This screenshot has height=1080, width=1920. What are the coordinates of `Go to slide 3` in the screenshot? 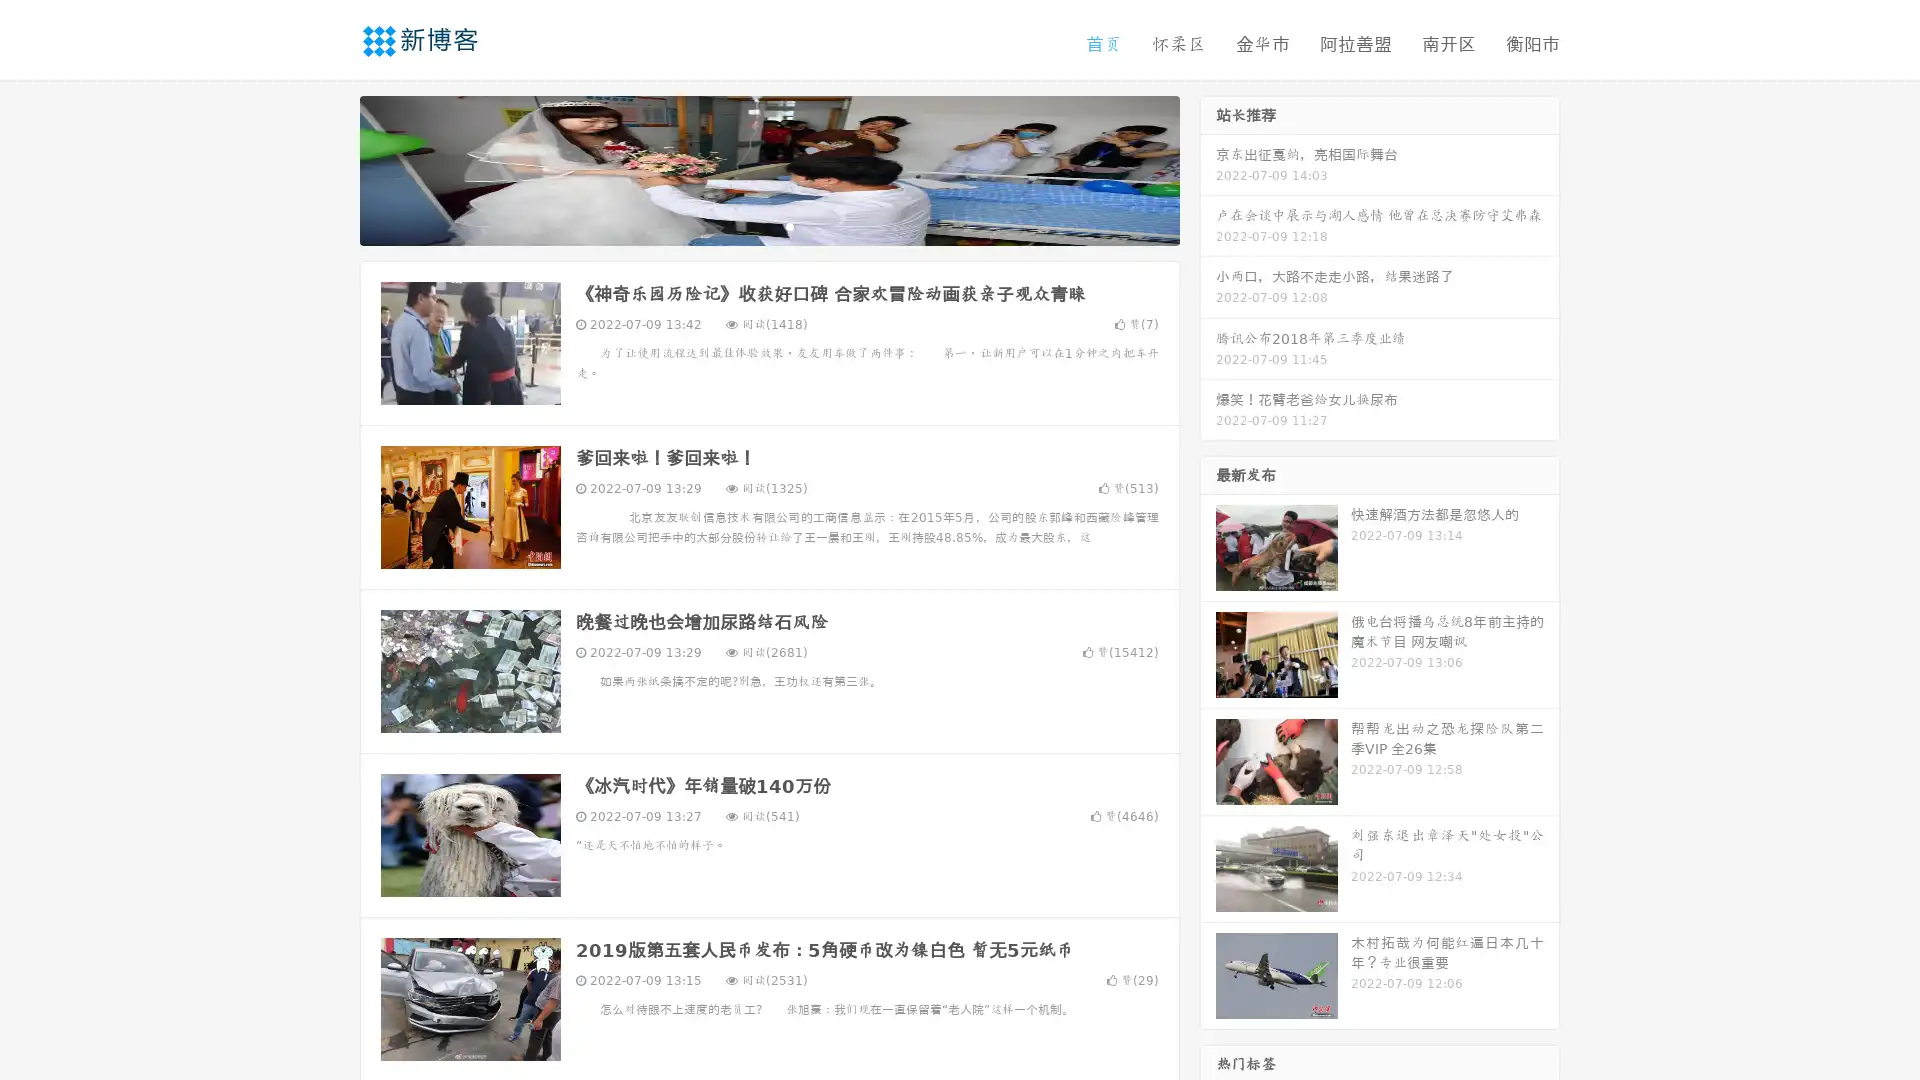 It's located at (789, 225).